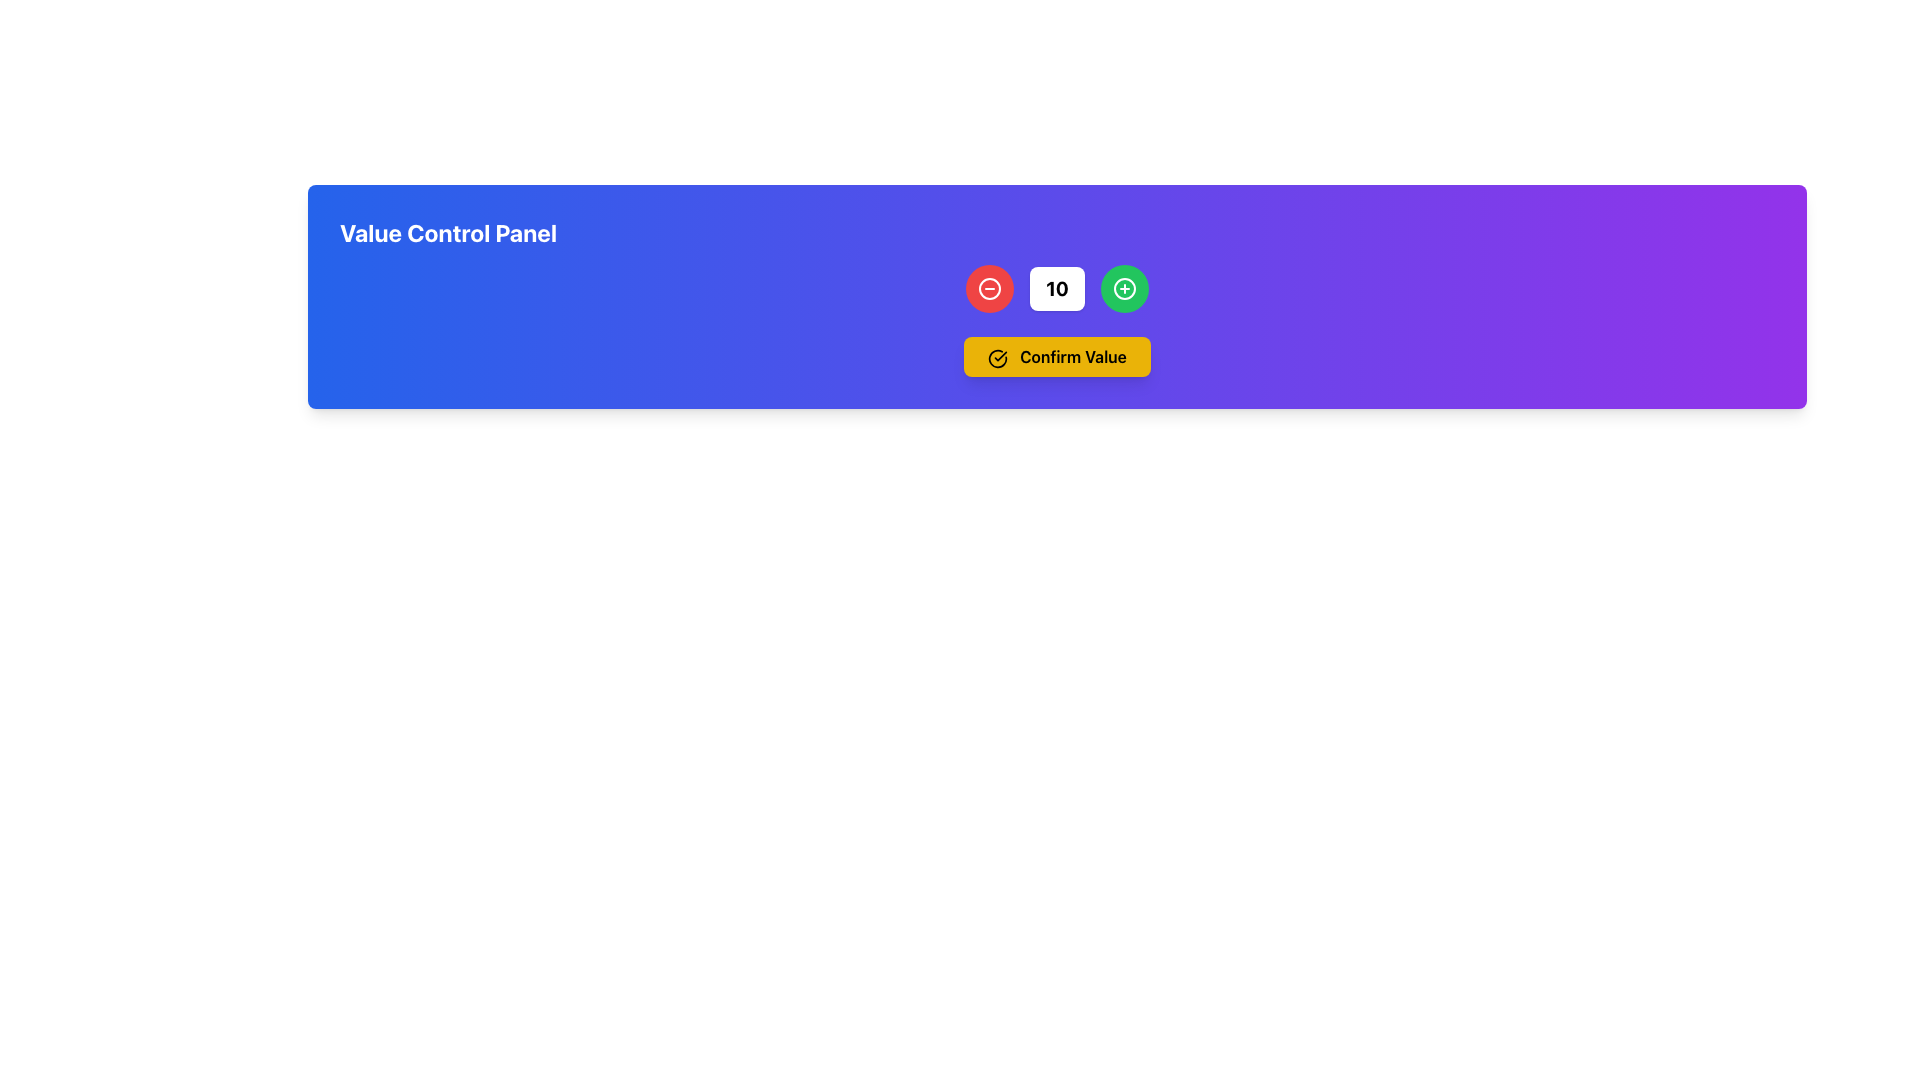  What do you see at coordinates (1056, 356) in the screenshot?
I see `the 'Confirm Value' button, which is a rectangular button with a yellow background and black text, featuring a circular checkmark icon to its left, located in the 'Value Control Panel'` at bounding box center [1056, 356].